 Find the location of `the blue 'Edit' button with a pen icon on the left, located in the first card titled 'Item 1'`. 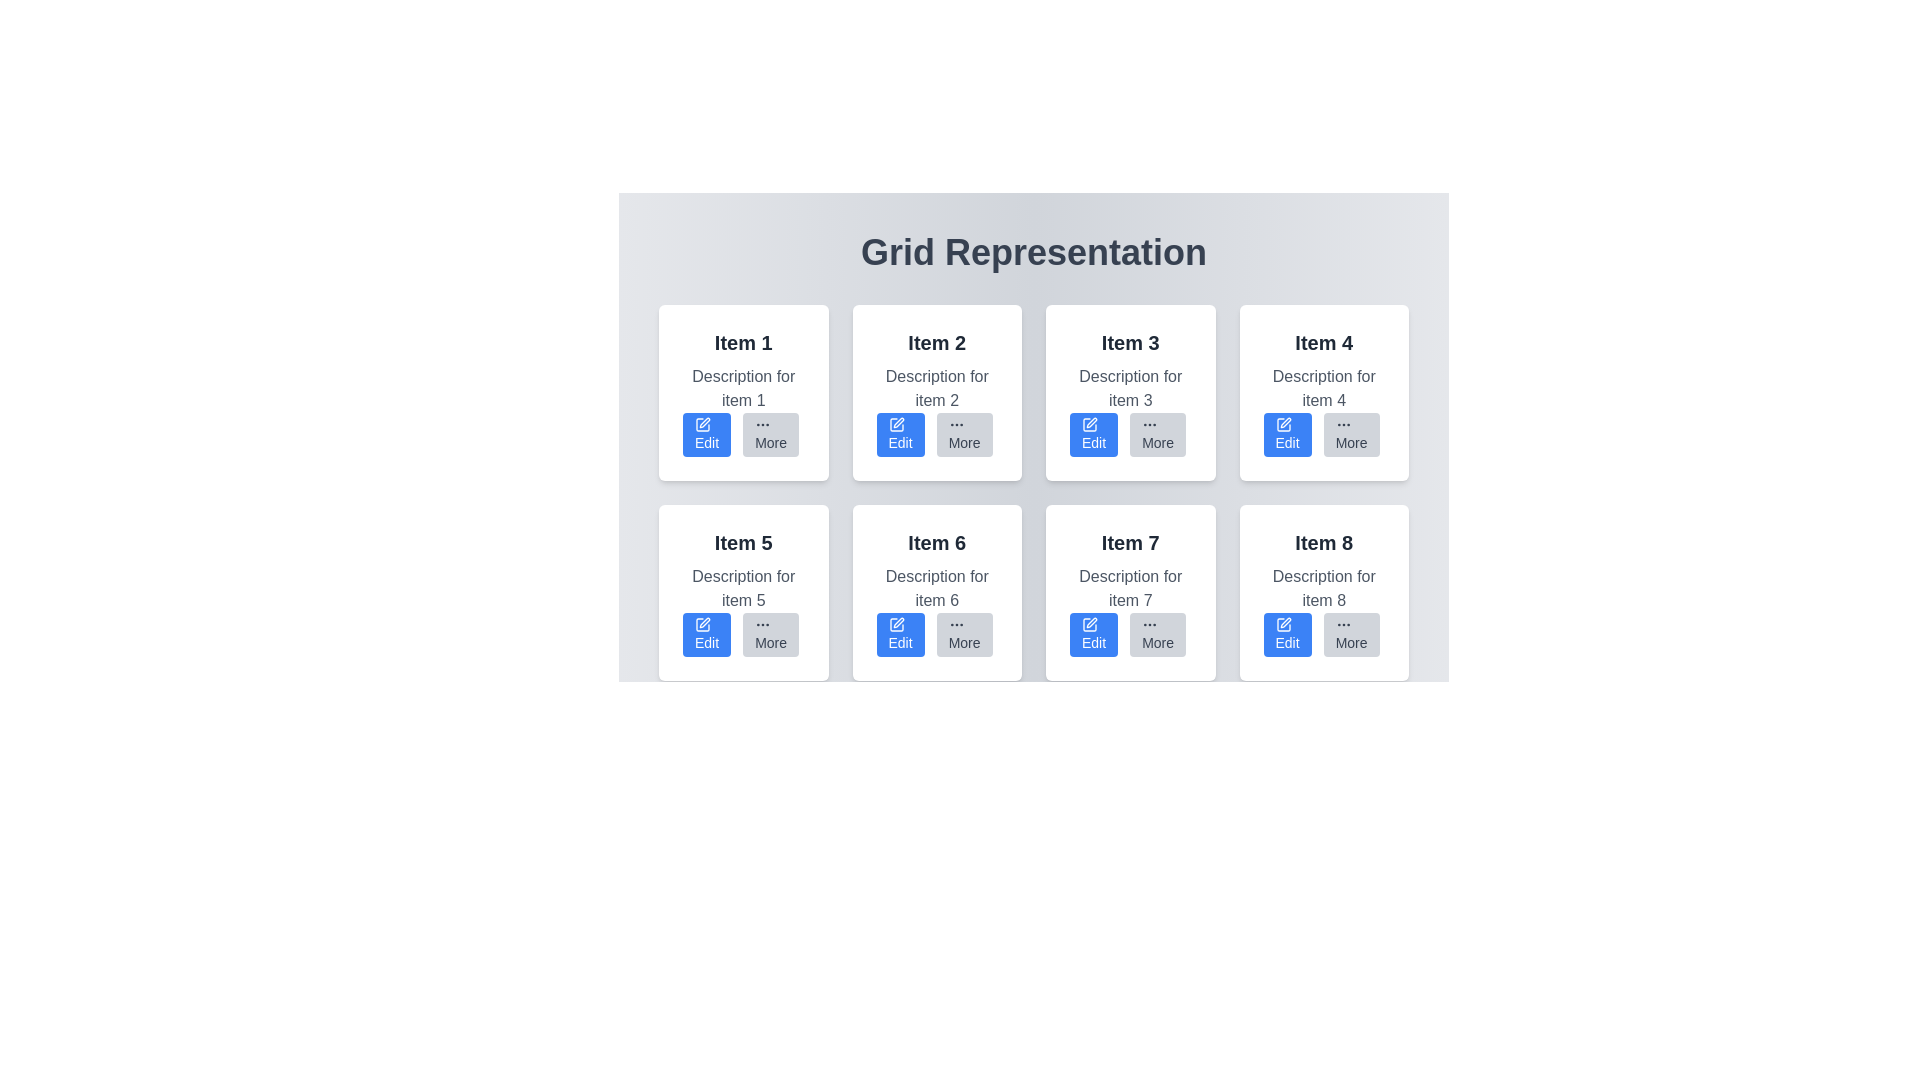

the blue 'Edit' button with a pen icon on the left, located in the first card titled 'Item 1' is located at coordinates (707, 434).